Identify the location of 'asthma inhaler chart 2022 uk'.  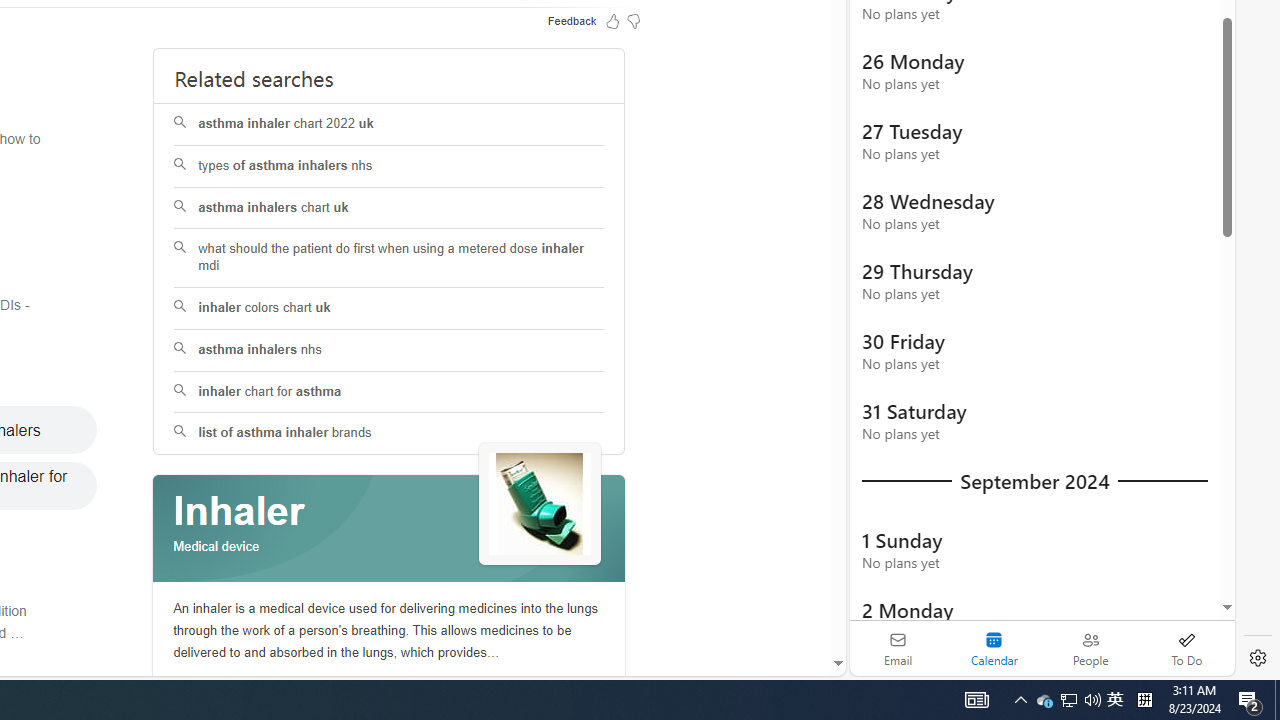
(389, 124).